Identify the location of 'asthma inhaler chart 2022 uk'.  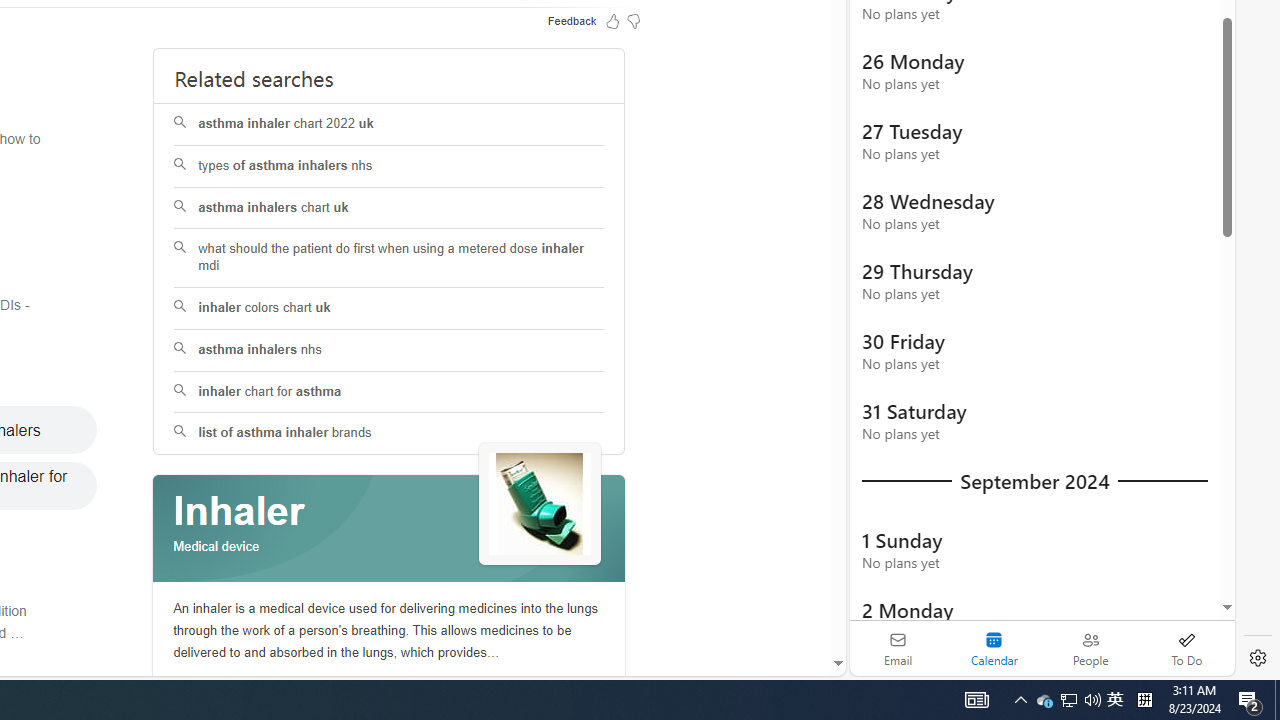
(389, 124).